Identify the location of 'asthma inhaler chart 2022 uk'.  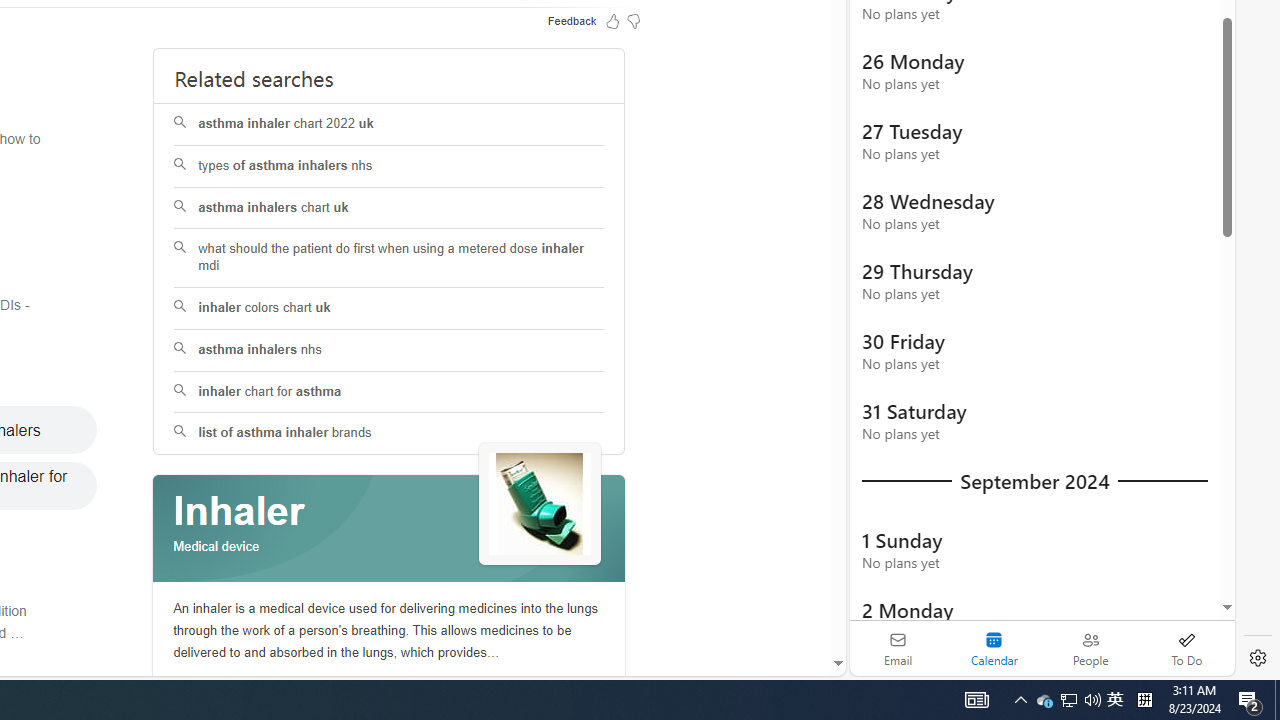
(389, 124).